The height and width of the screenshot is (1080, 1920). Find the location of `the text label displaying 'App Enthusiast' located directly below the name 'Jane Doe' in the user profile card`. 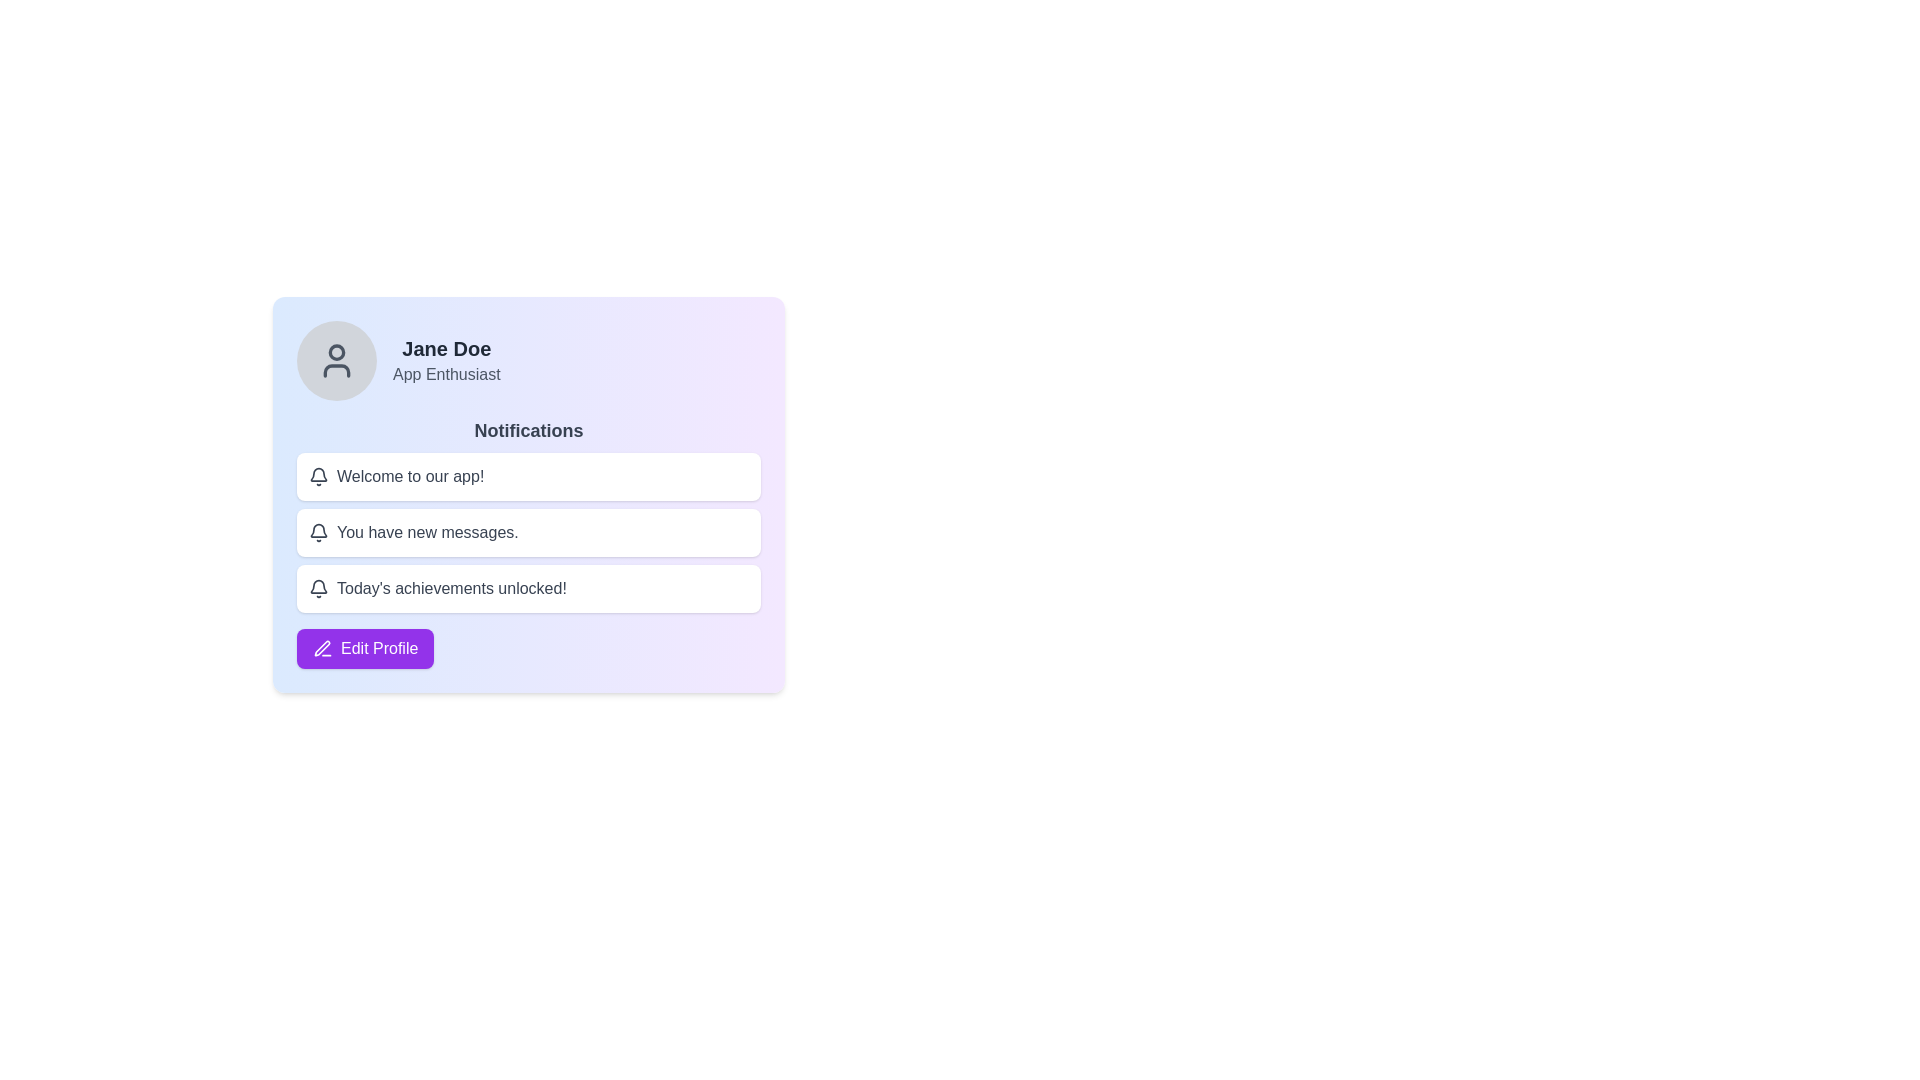

the text label displaying 'App Enthusiast' located directly below the name 'Jane Doe' in the user profile card is located at coordinates (445, 374).